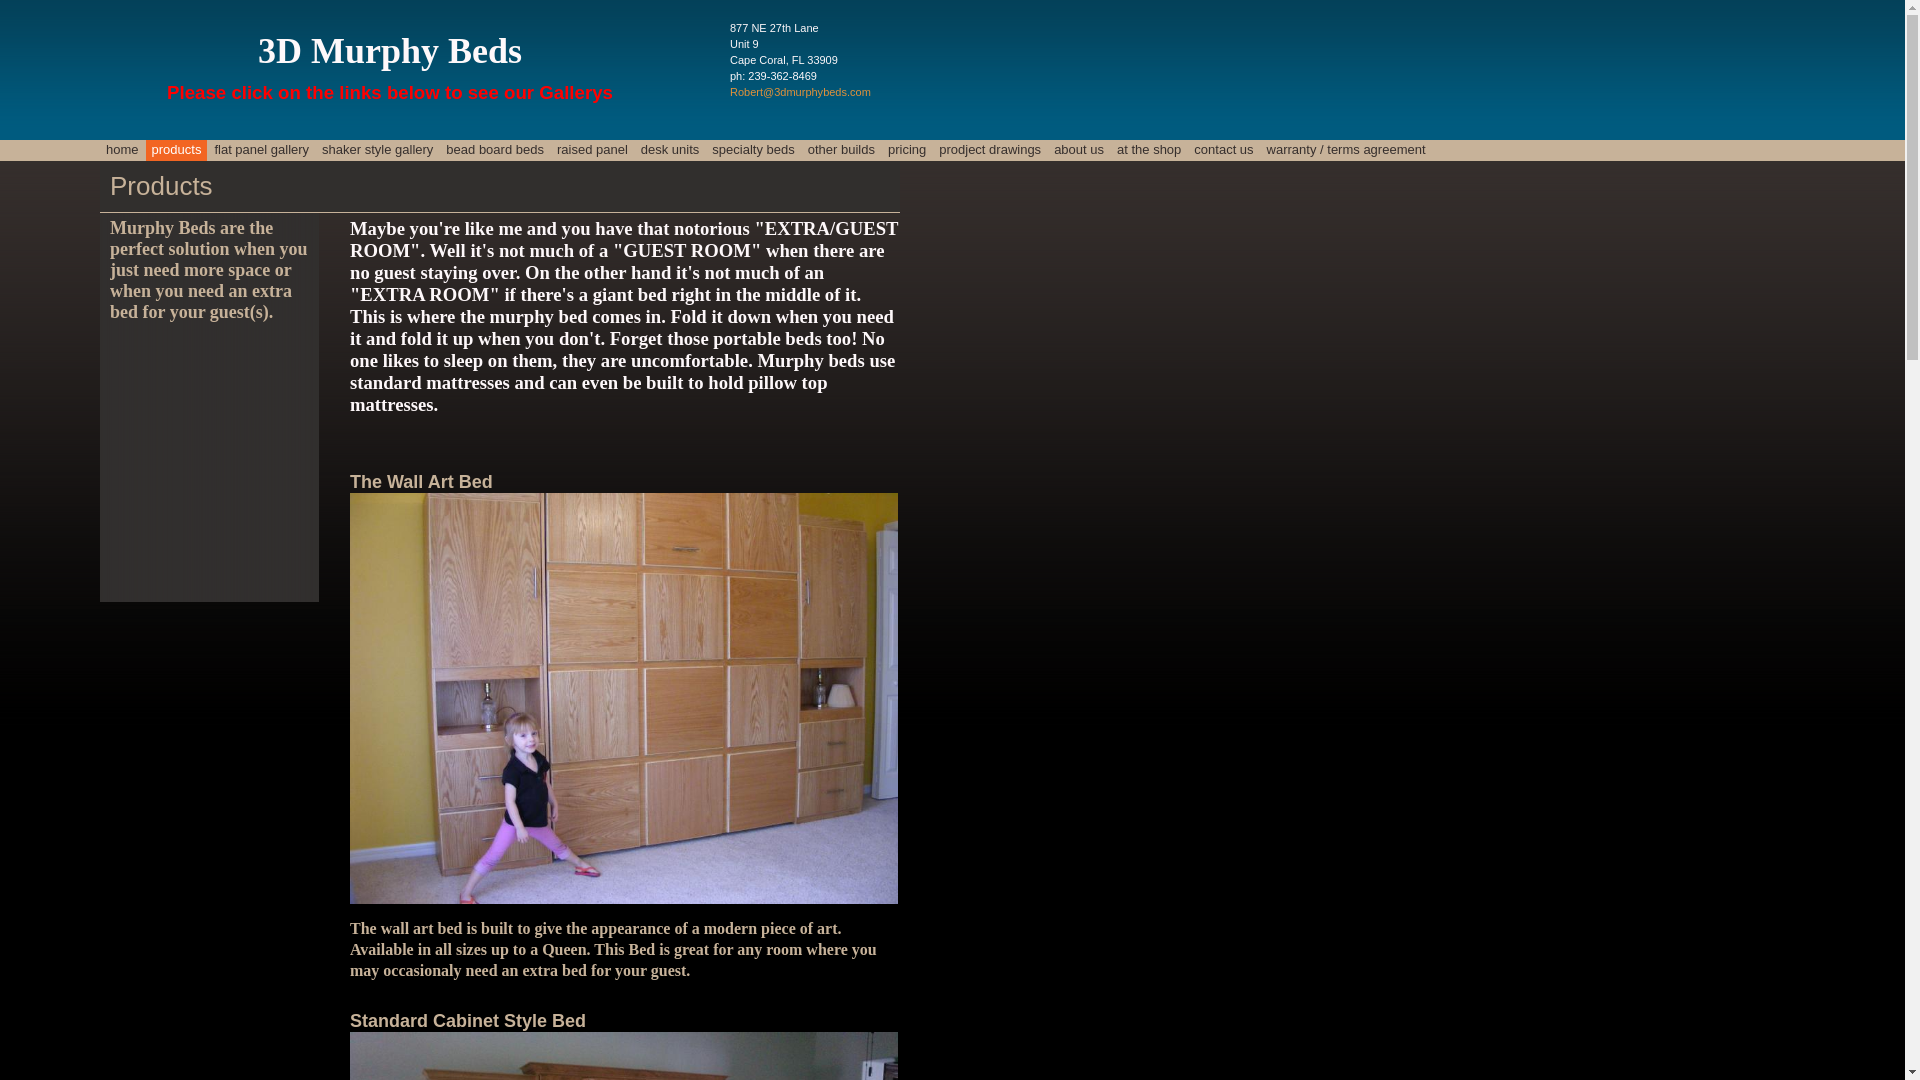 The width and height of the screenshot is (1920, 1080). What do you see at coordinates (494, 149) in the screenshot?
I see `'bead board beds'` at bounding box center [494, 149].